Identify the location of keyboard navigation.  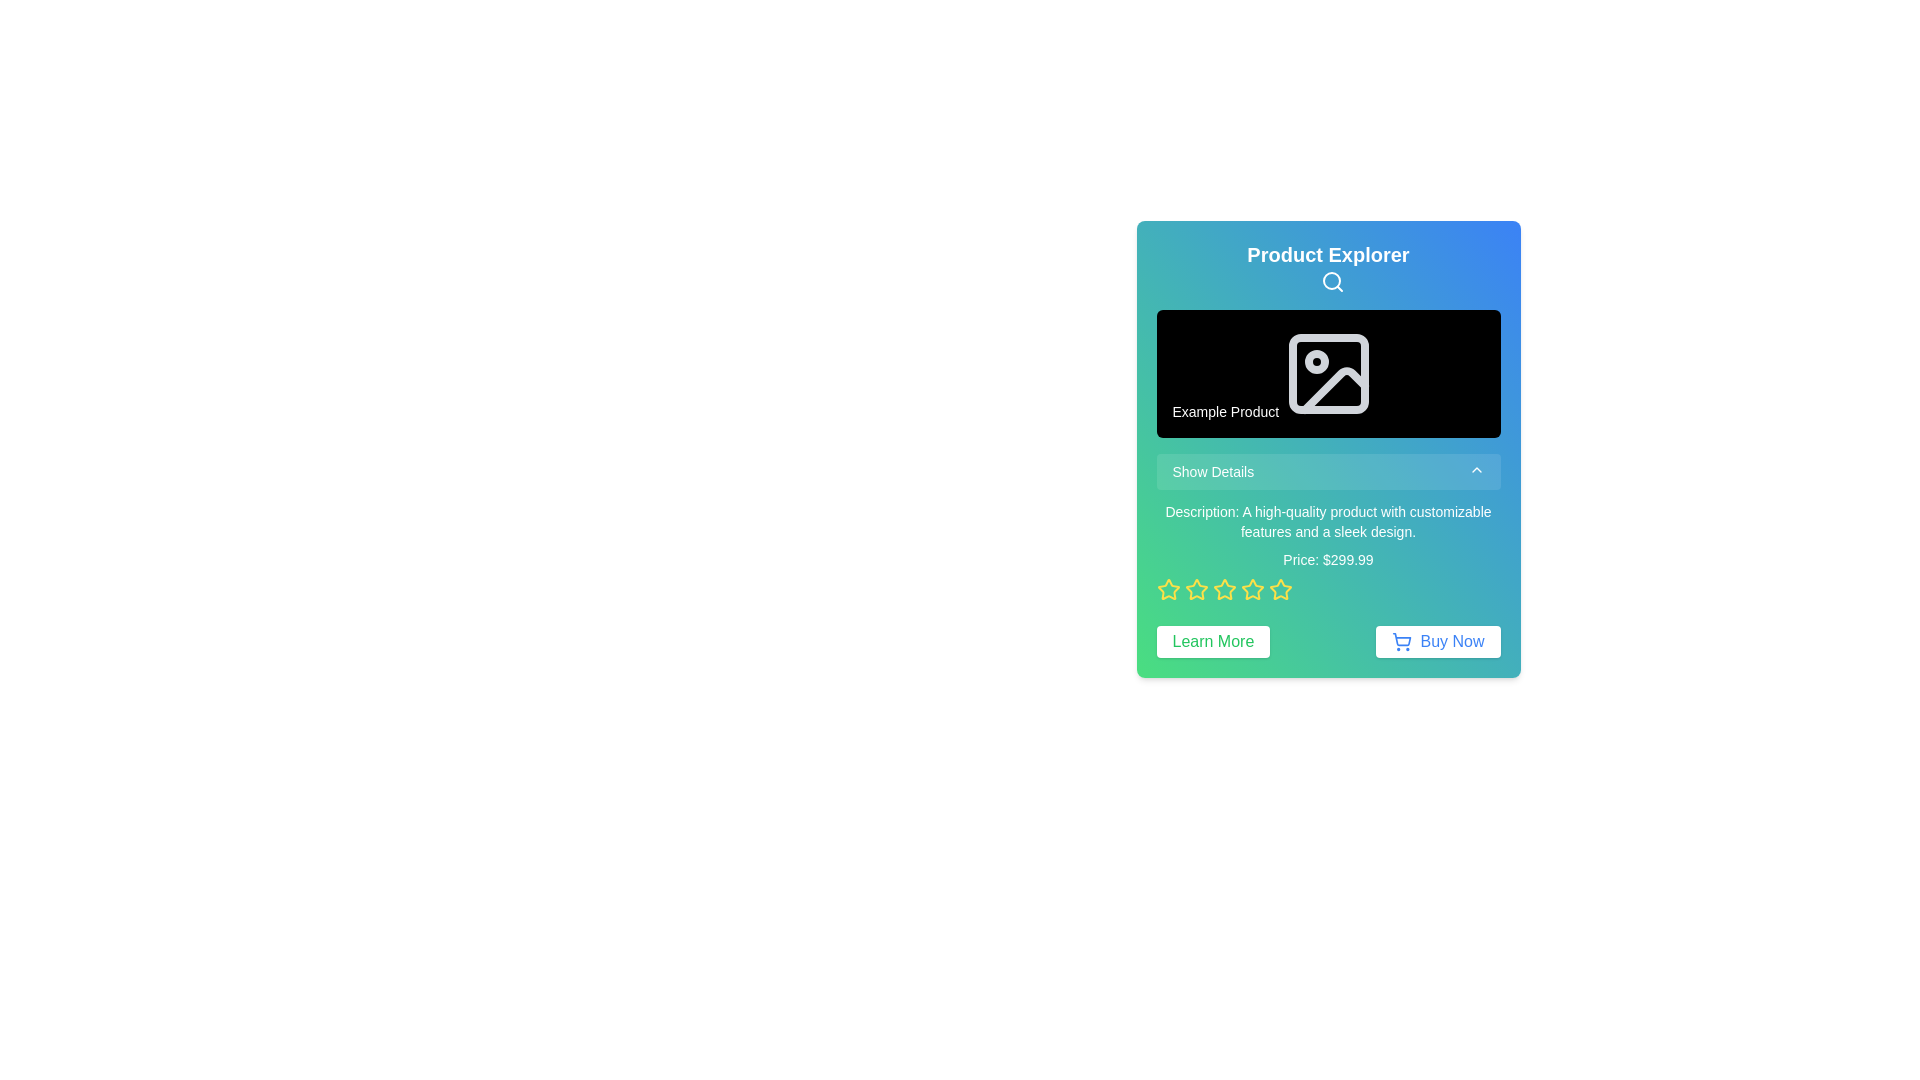
(1168, 588).